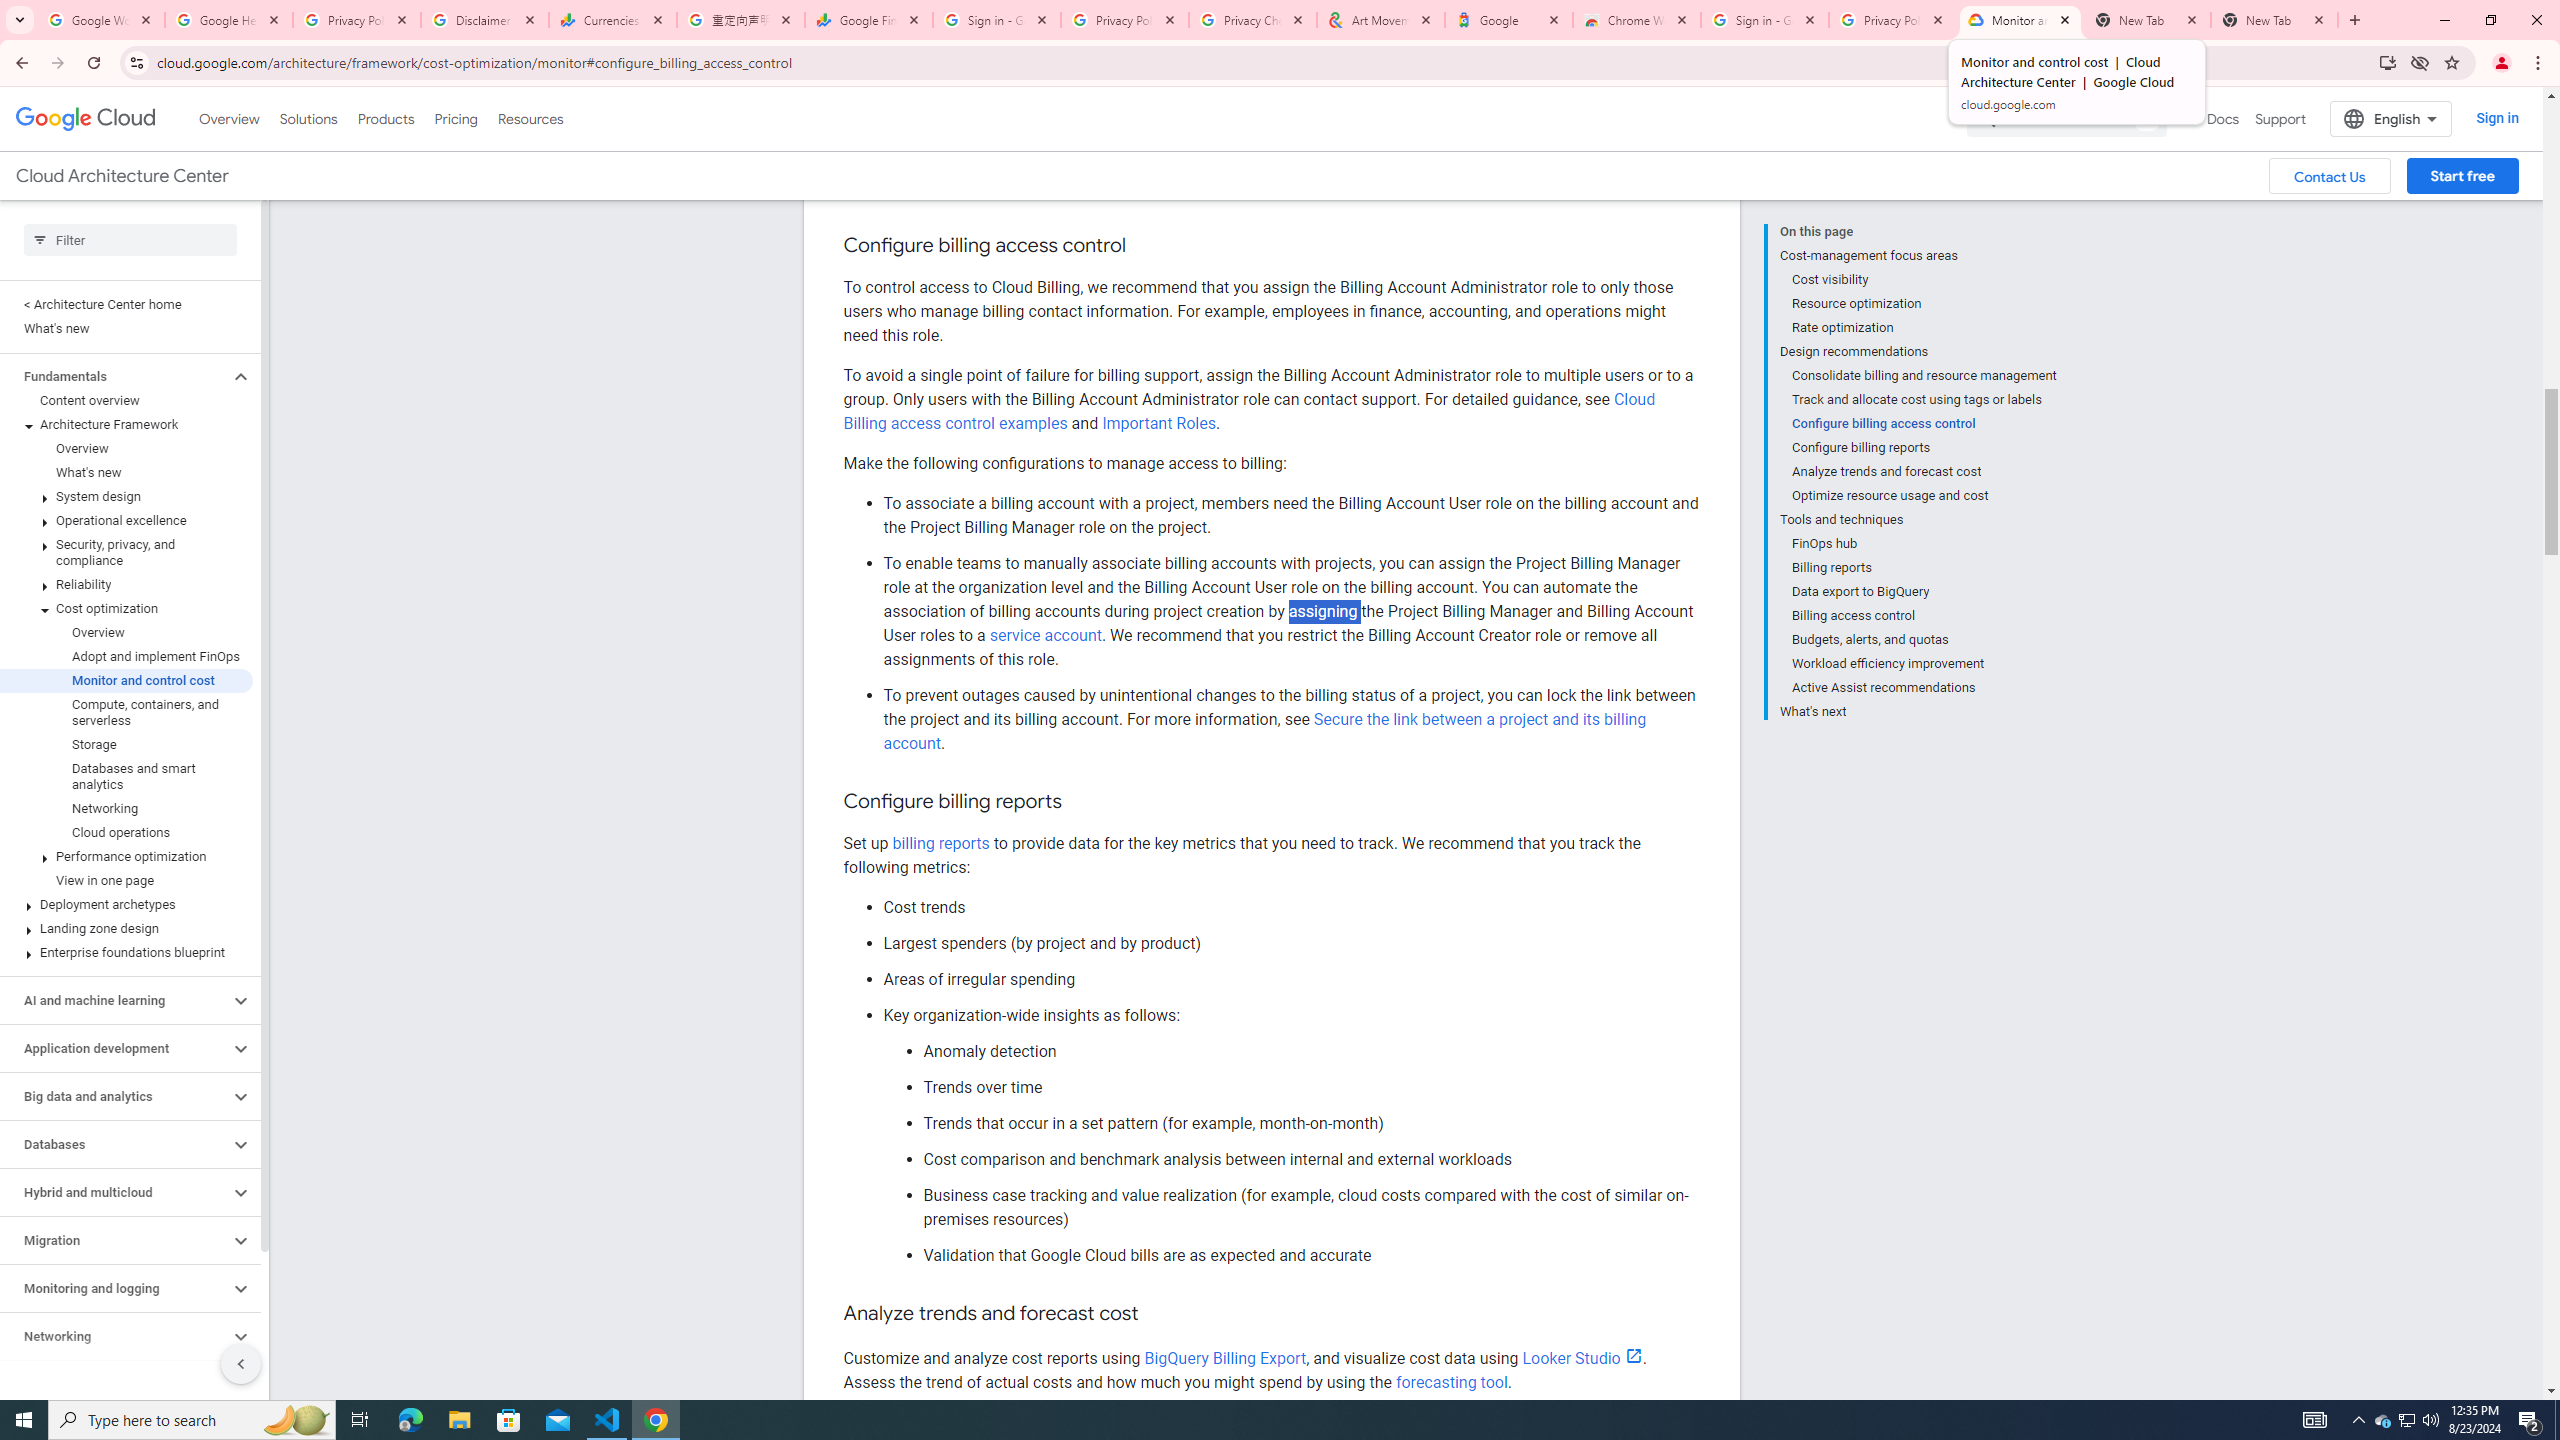 Image resolution: width=2560 pixels, height=1440 pixels. I want to click on 'service account', so click(1043, 635).